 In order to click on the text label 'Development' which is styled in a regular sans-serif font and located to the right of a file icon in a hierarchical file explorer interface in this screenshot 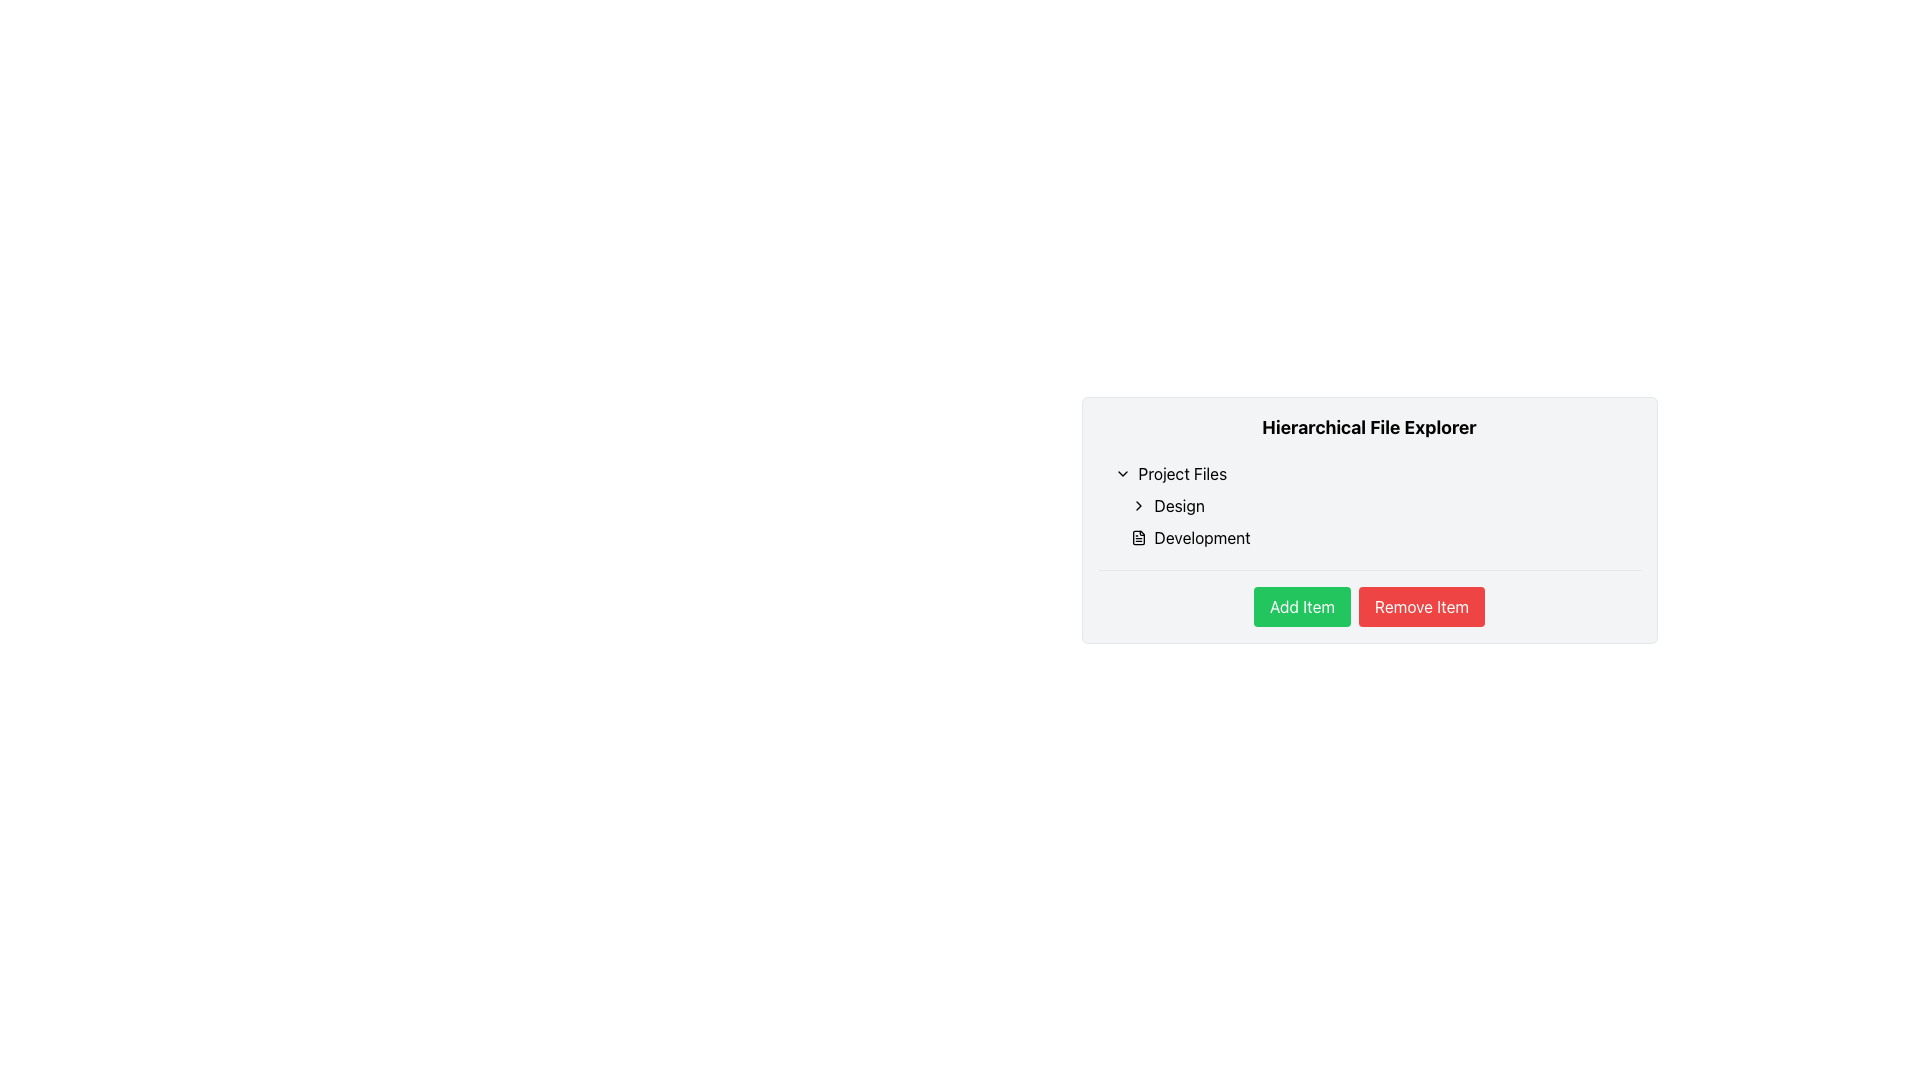, I will do `click(1201, 536)`.